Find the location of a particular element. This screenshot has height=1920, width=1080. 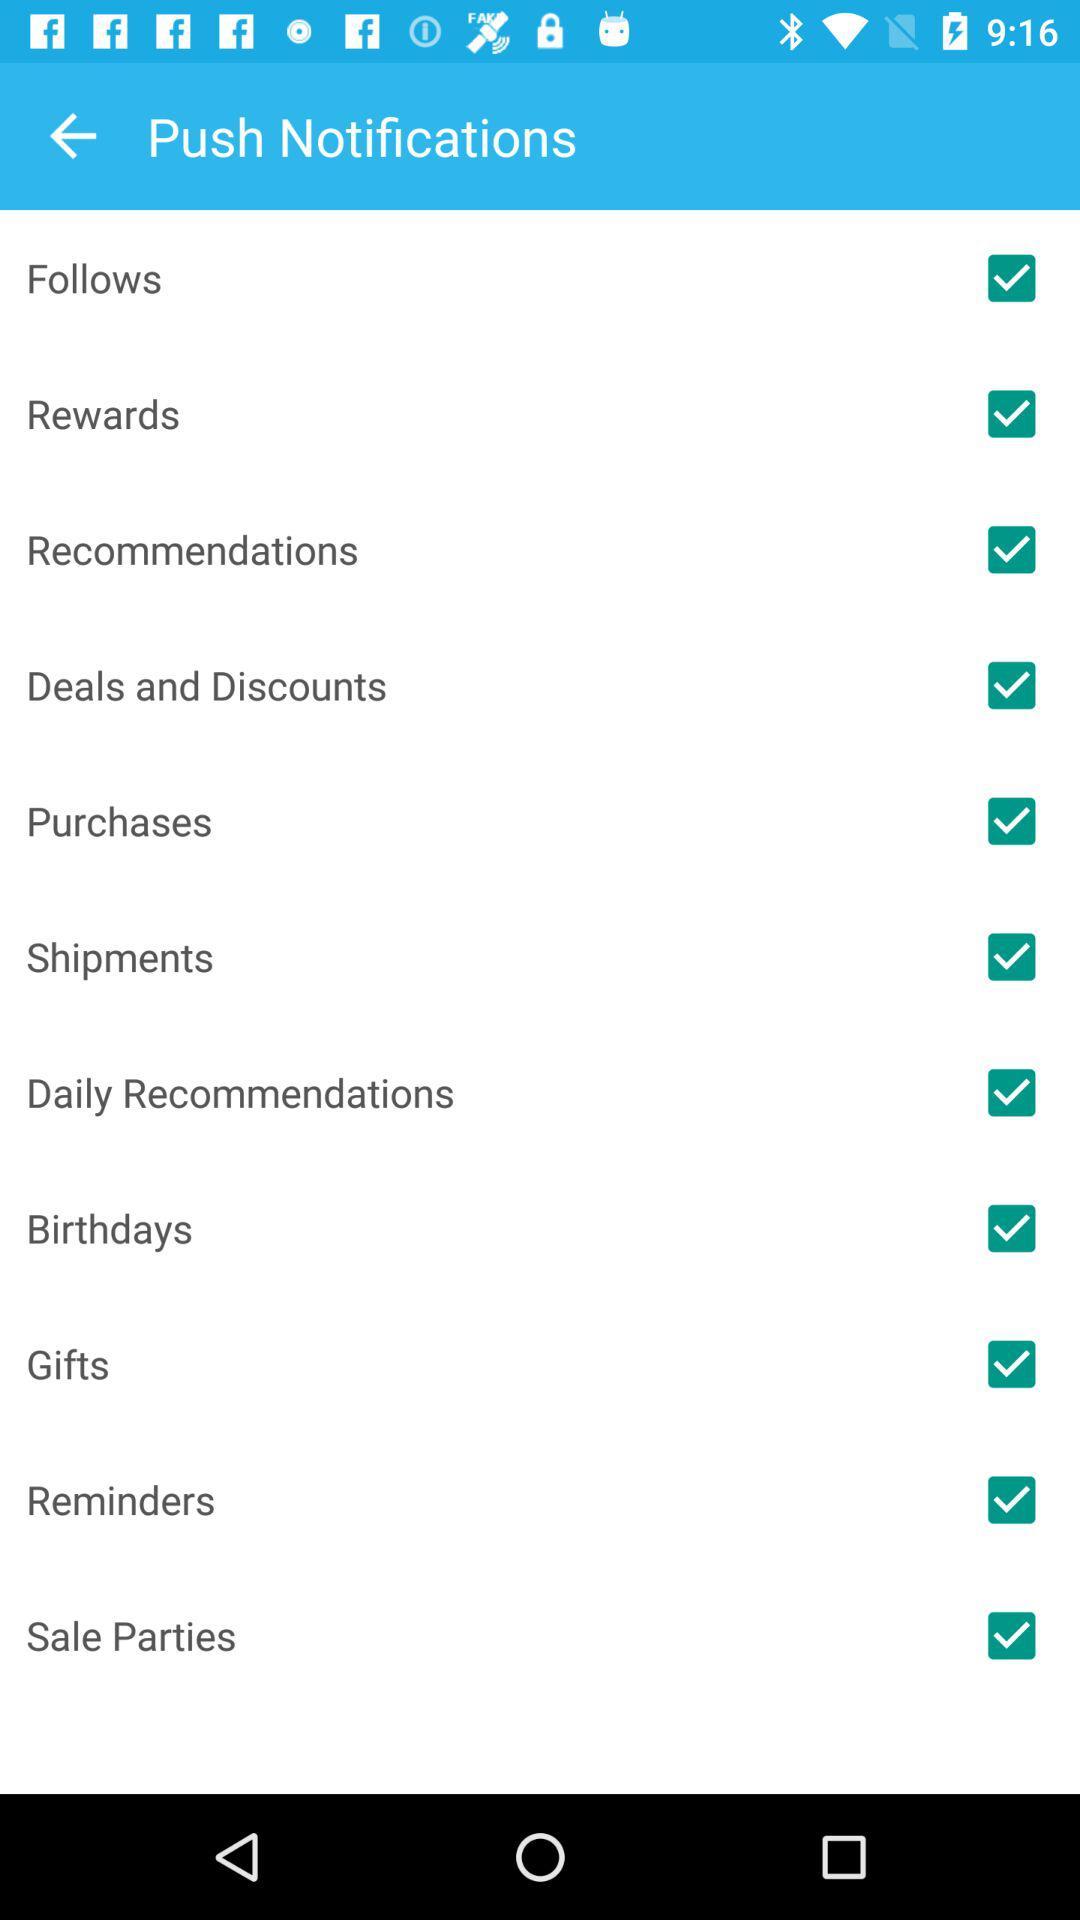

daily recommendations is located at coordinates (1011, 1091).